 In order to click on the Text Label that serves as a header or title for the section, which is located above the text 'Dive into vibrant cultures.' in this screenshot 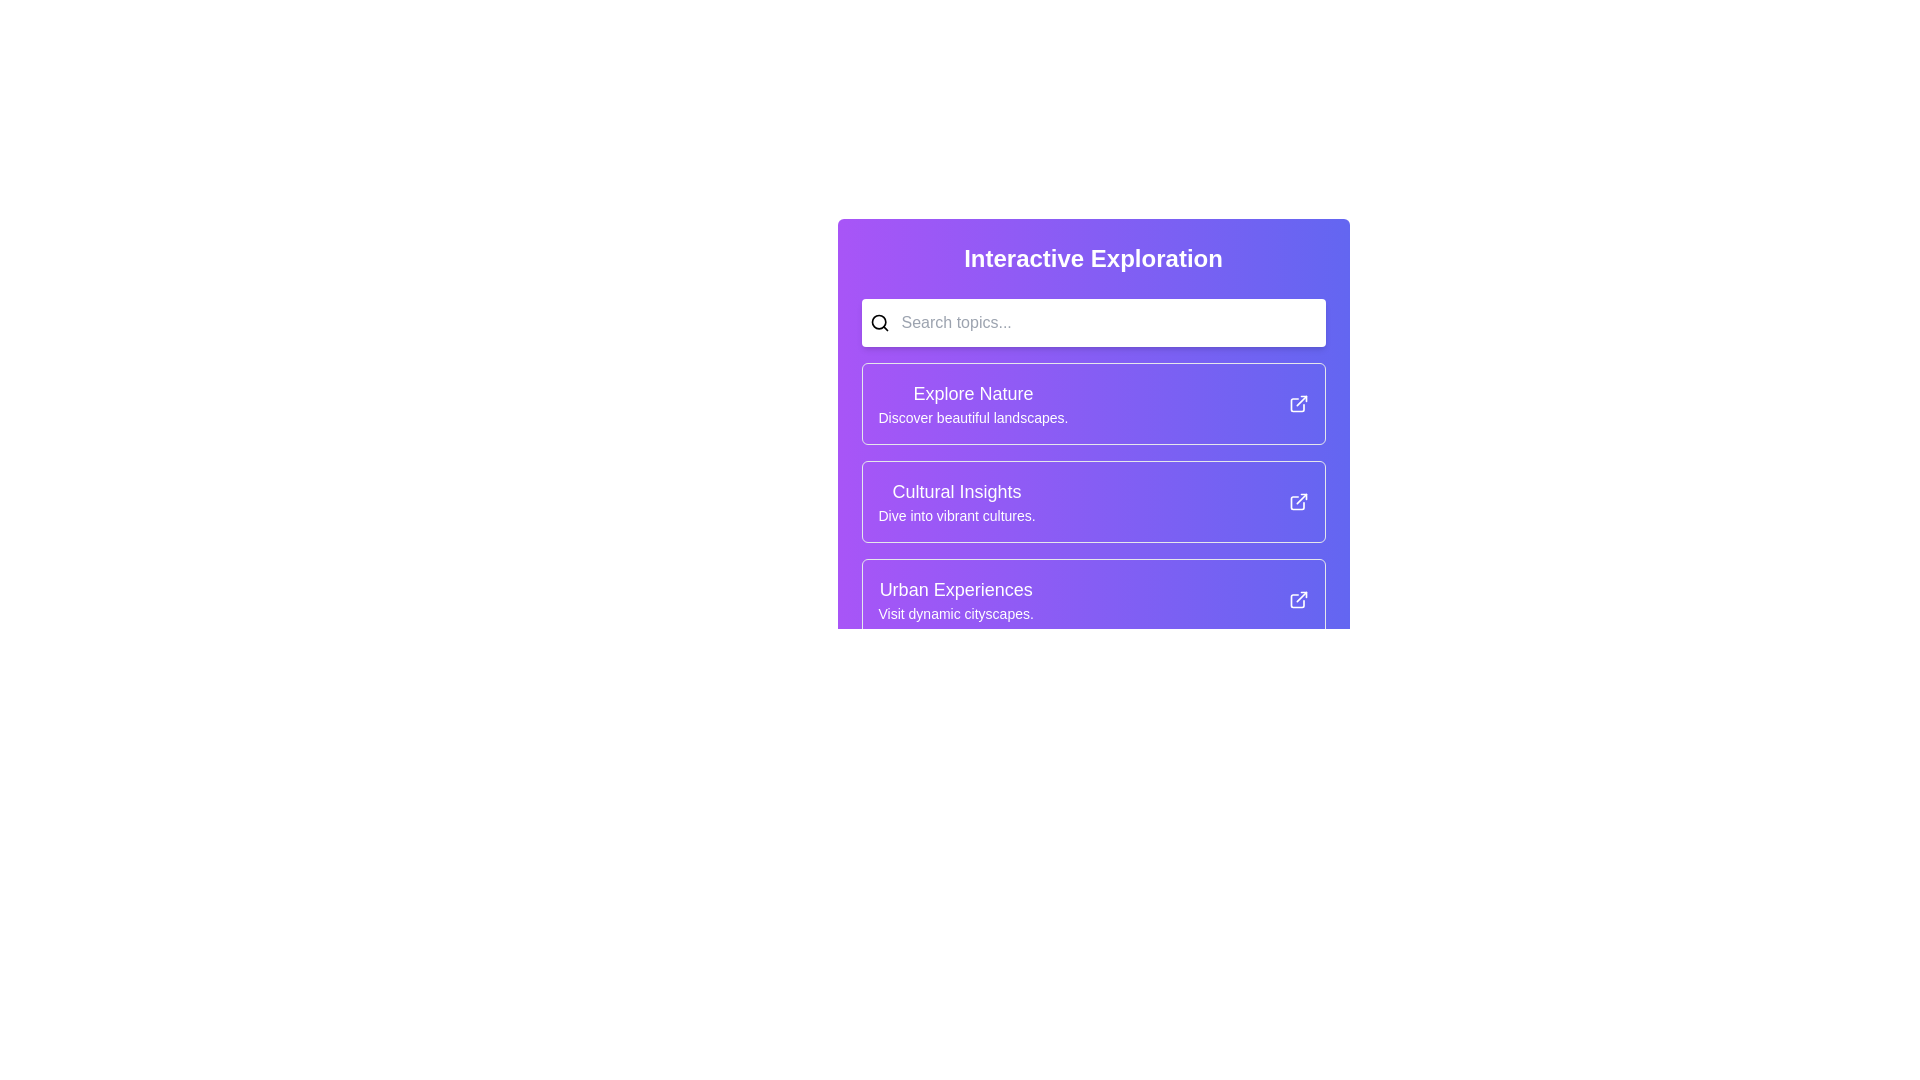, I will do `click(956, 492)`.